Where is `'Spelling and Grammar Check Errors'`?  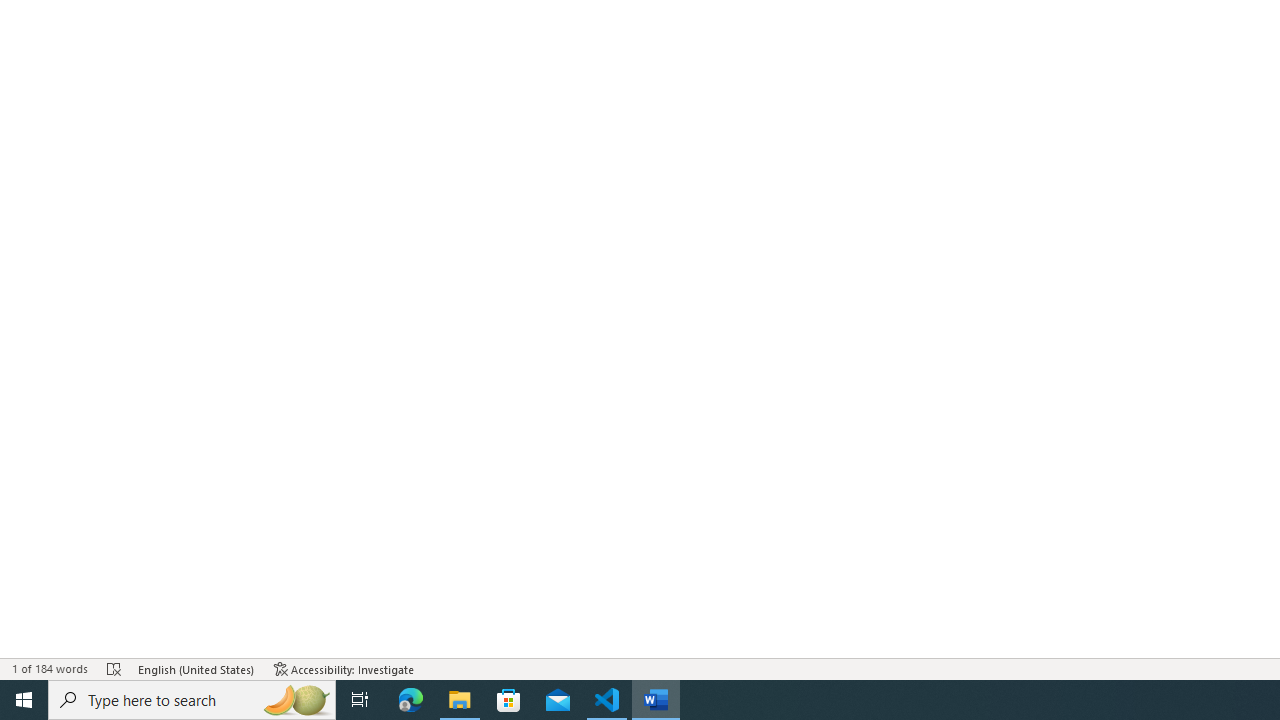
'Spelling and Grammar Check Errors' is located at coordinates (113, 669).